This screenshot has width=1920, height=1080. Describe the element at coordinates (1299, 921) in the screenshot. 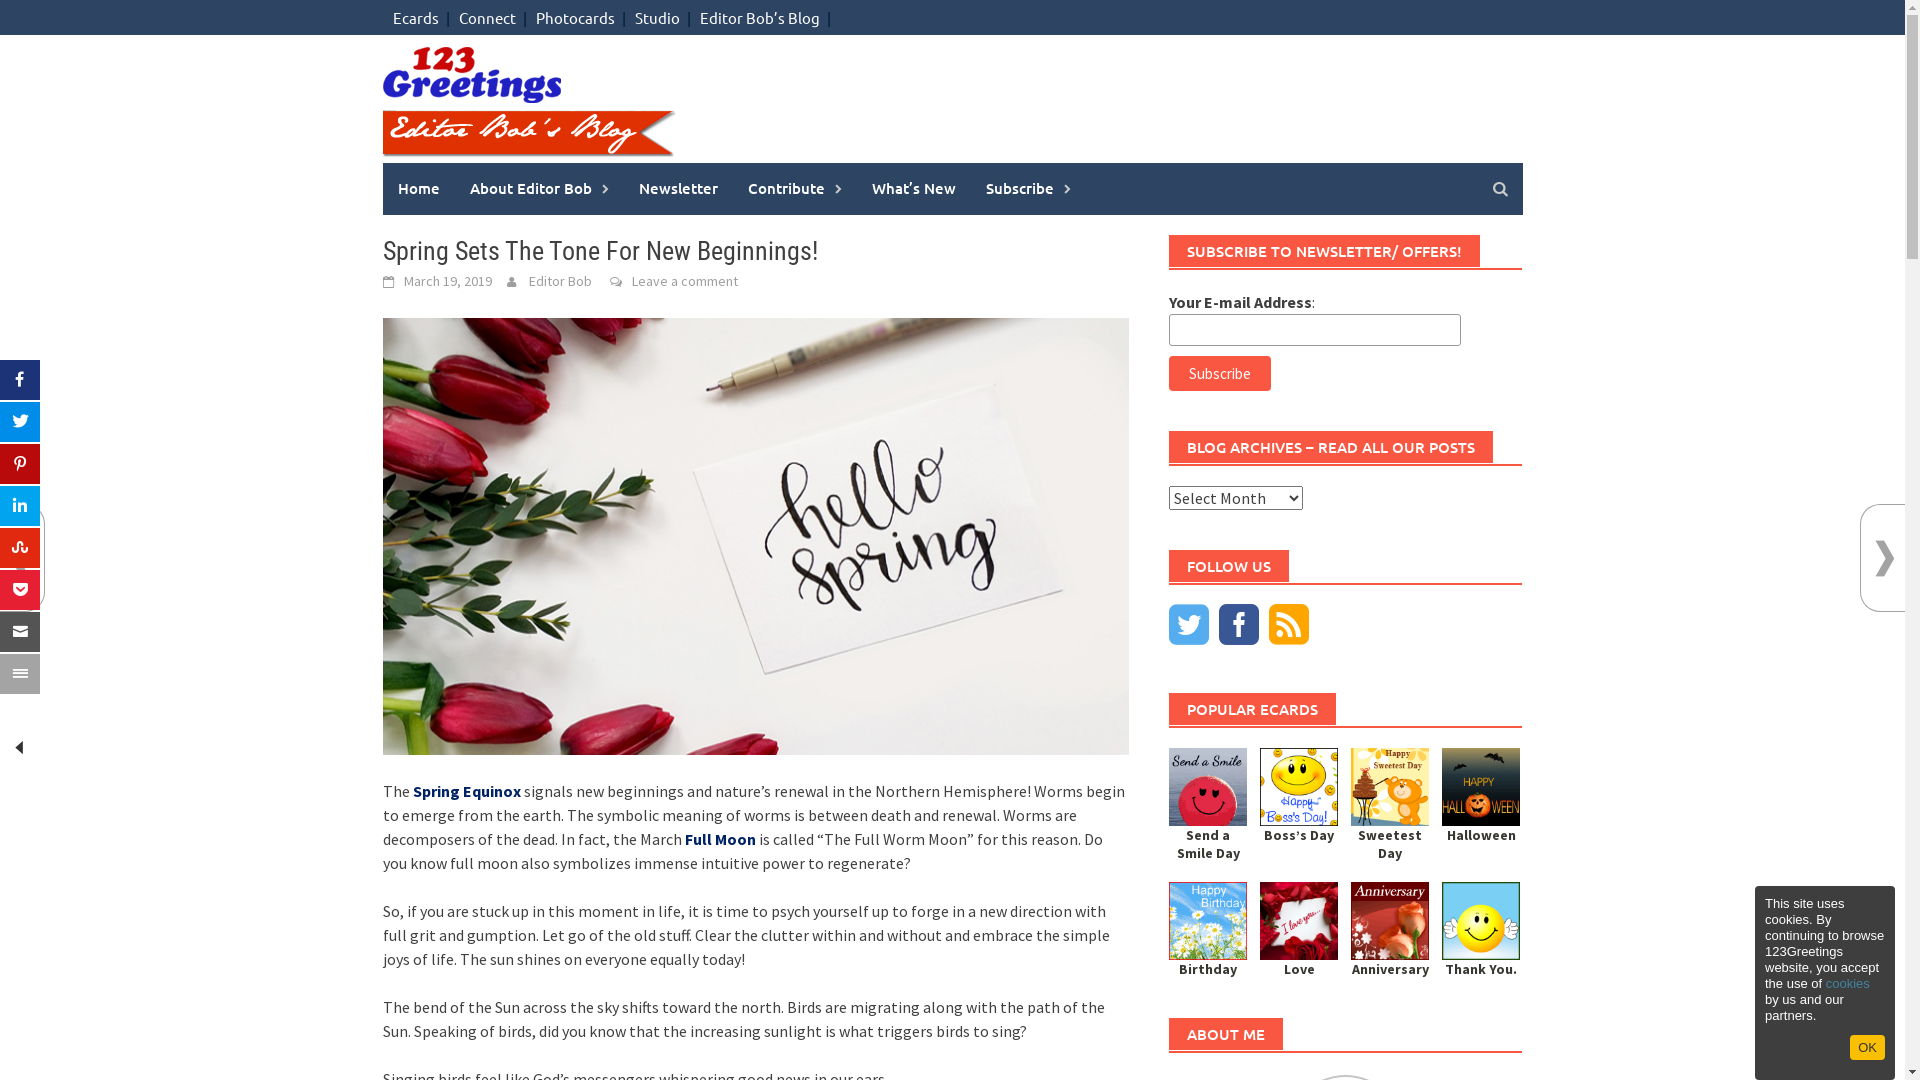

I see `'Love You Forever And Ever...'` at that location.